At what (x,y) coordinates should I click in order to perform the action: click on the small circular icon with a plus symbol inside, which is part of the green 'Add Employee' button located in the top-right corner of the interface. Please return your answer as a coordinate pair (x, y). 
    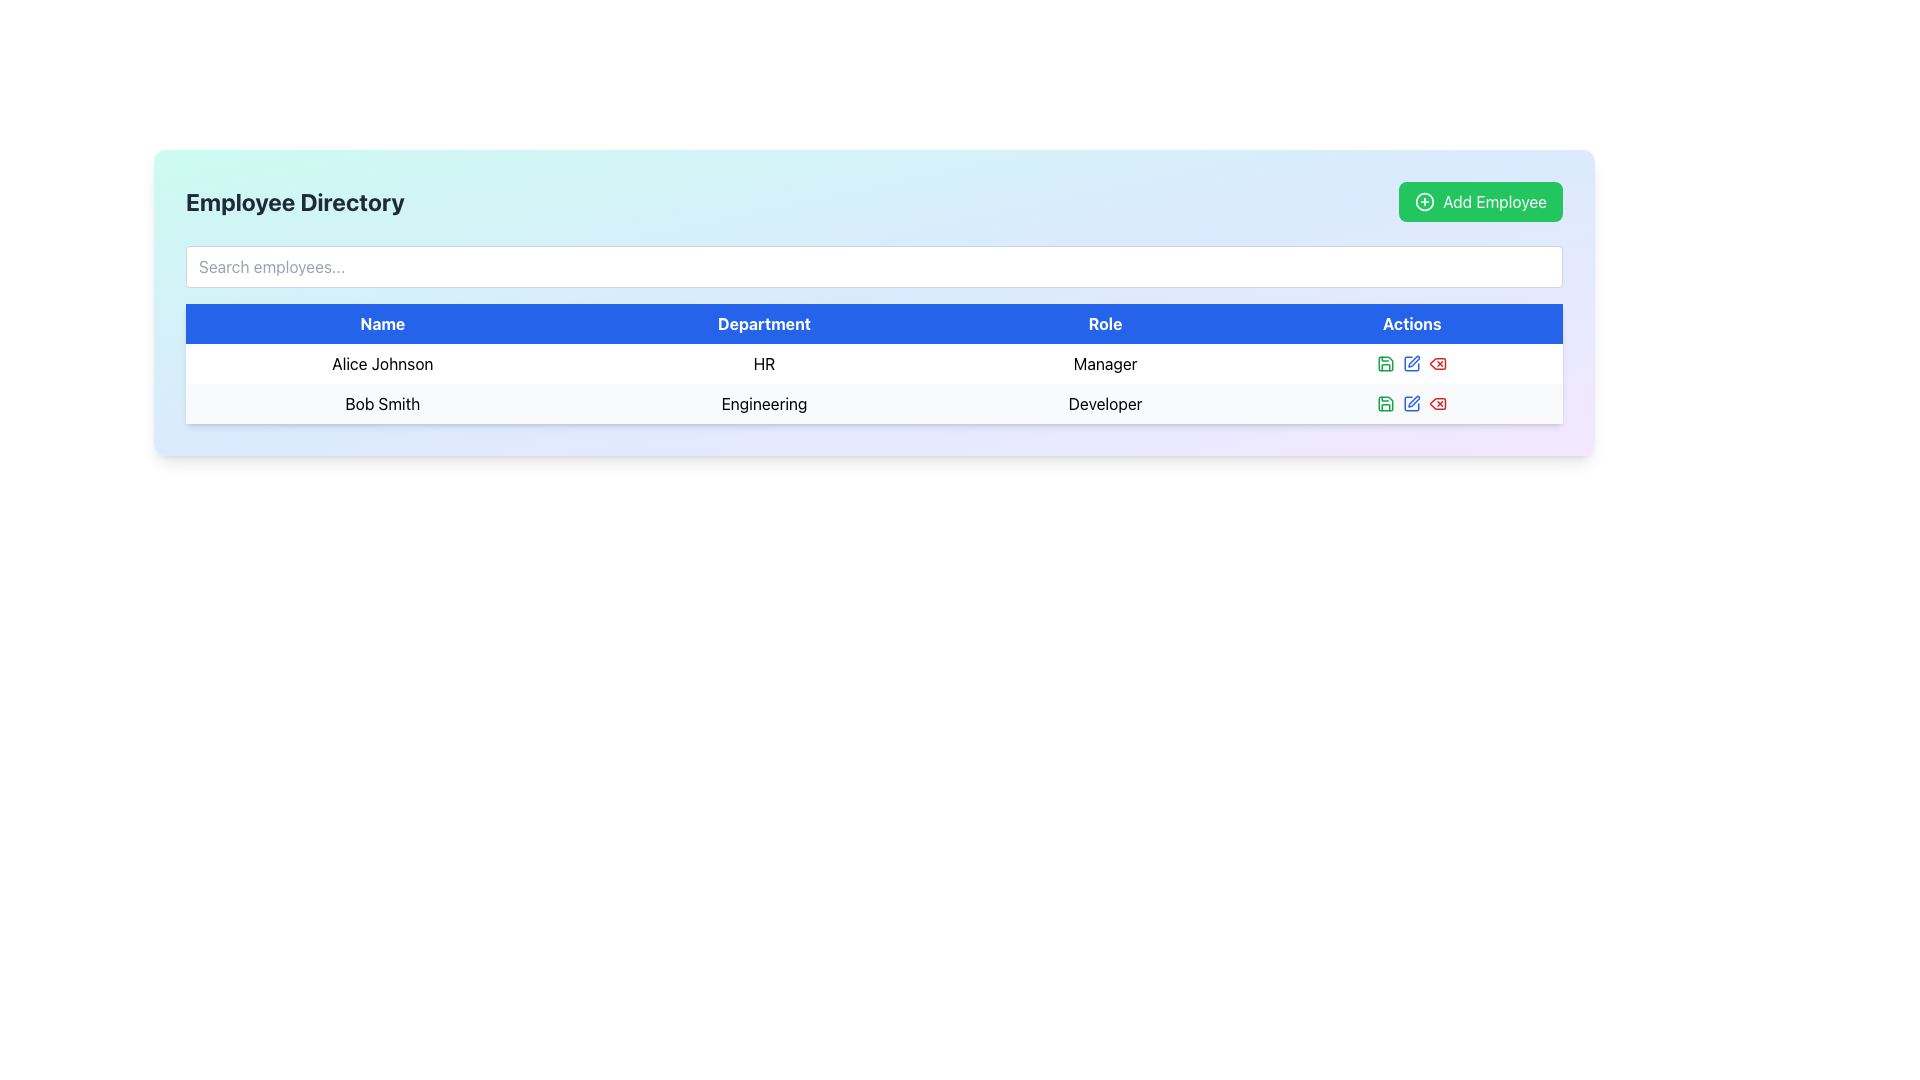
    Looking at the image, I should click on (1424, 201).